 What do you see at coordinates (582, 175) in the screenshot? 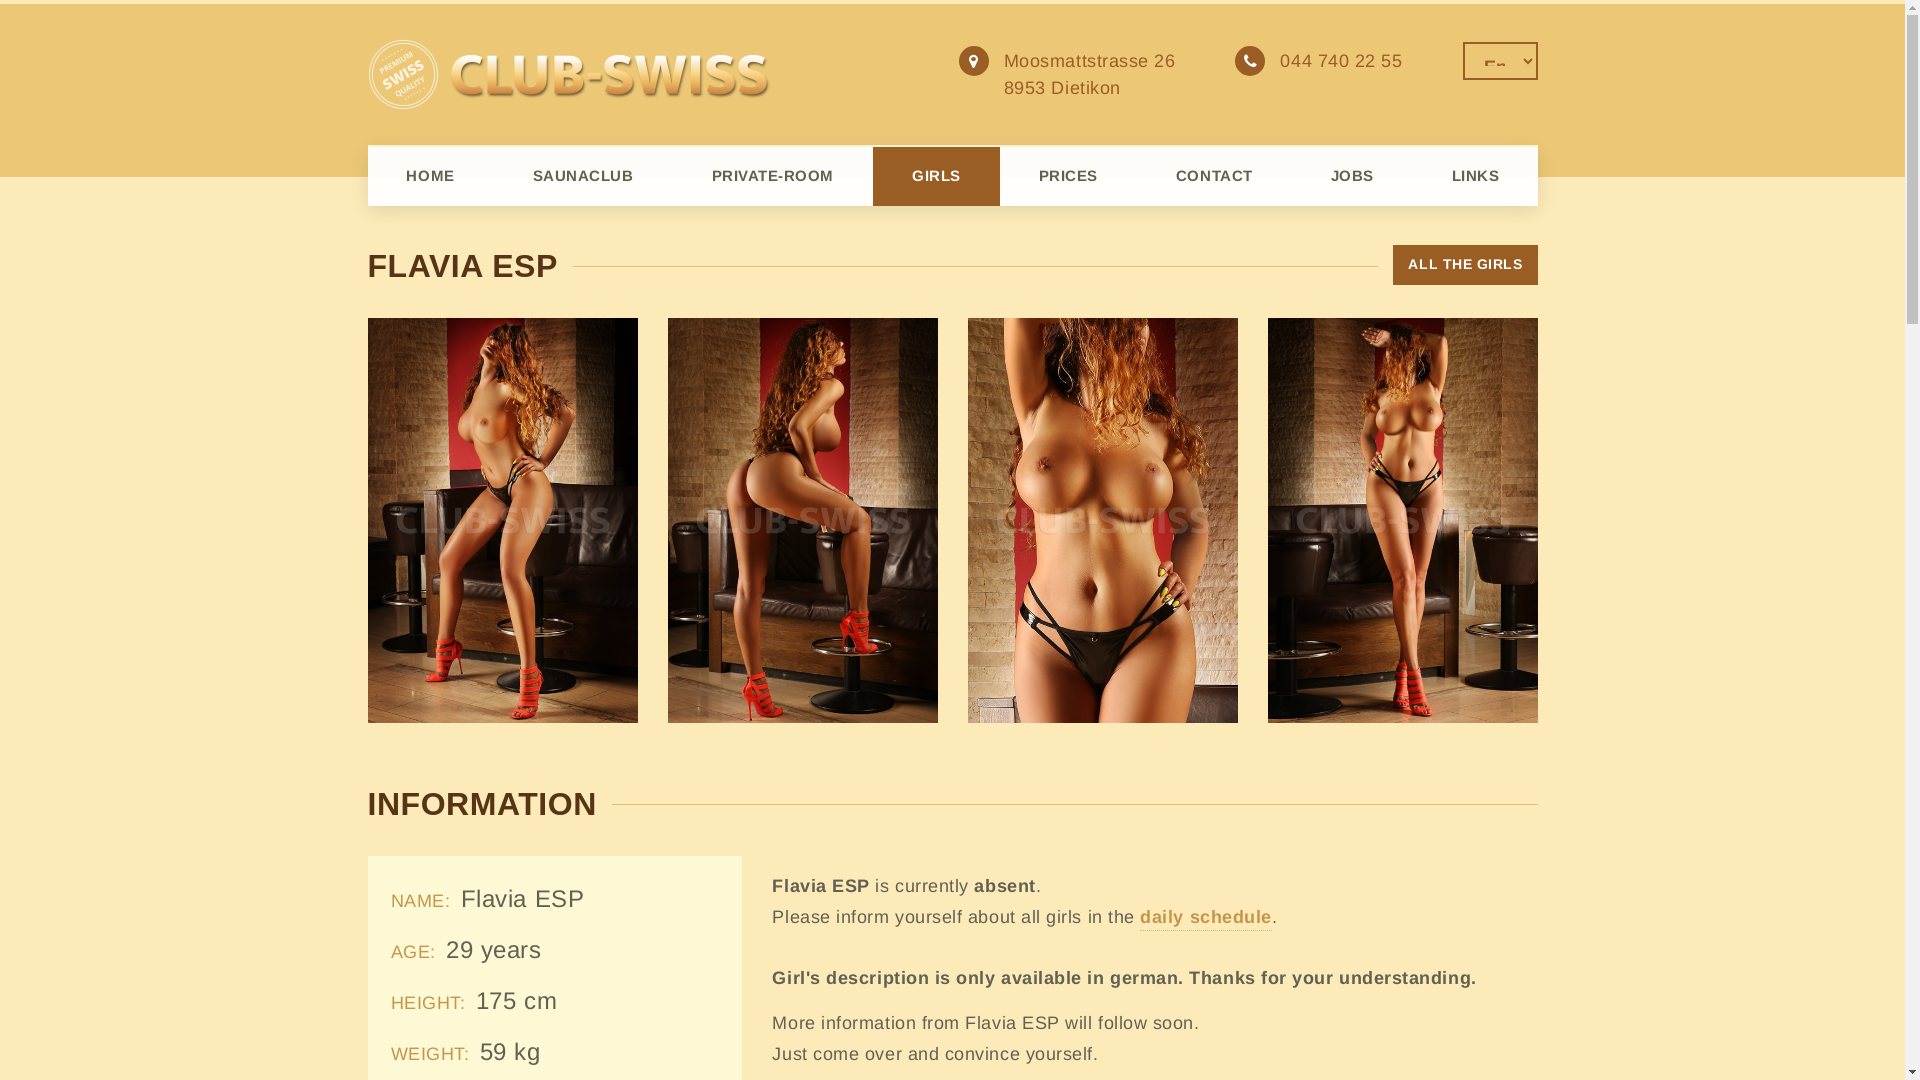
I see `'SAUNACLUB'` at bounding box center [582, 175].